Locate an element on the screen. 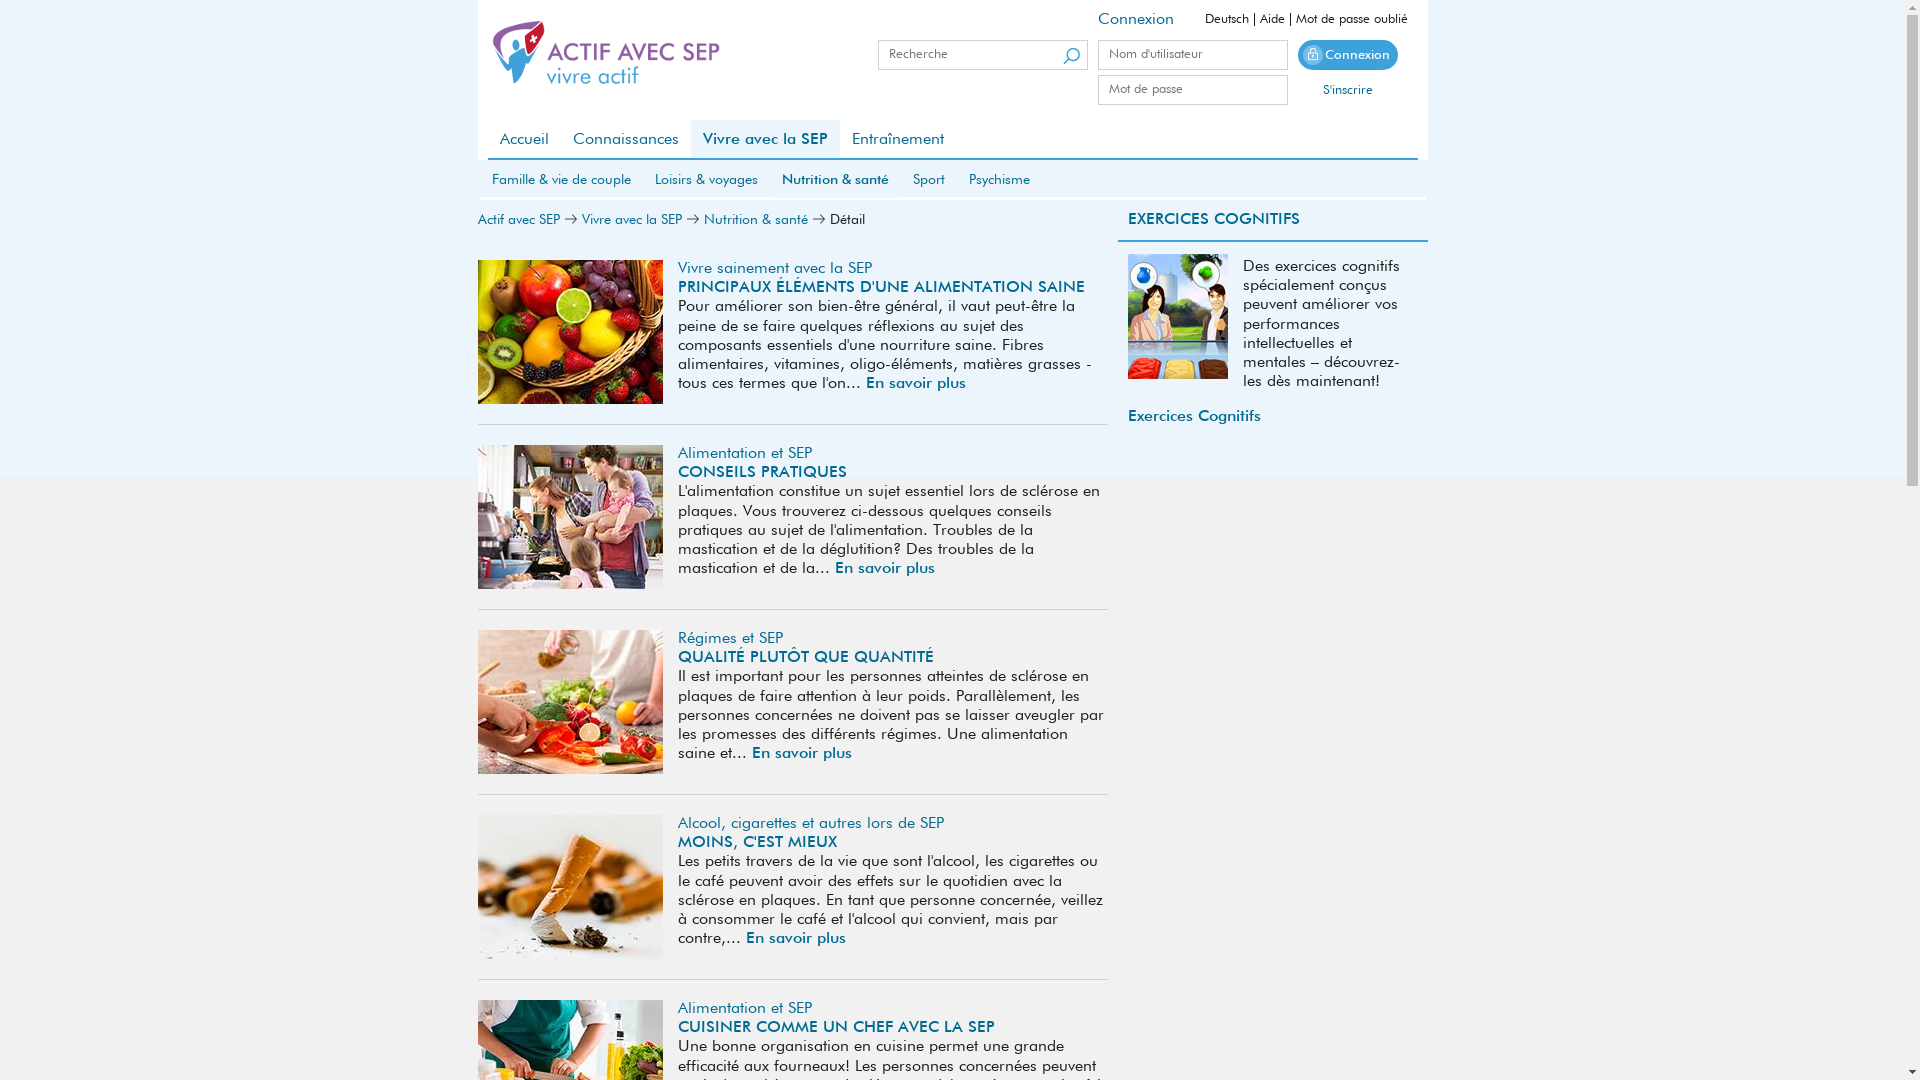  'S'inscrire' is located at coordinates (1348, 88).